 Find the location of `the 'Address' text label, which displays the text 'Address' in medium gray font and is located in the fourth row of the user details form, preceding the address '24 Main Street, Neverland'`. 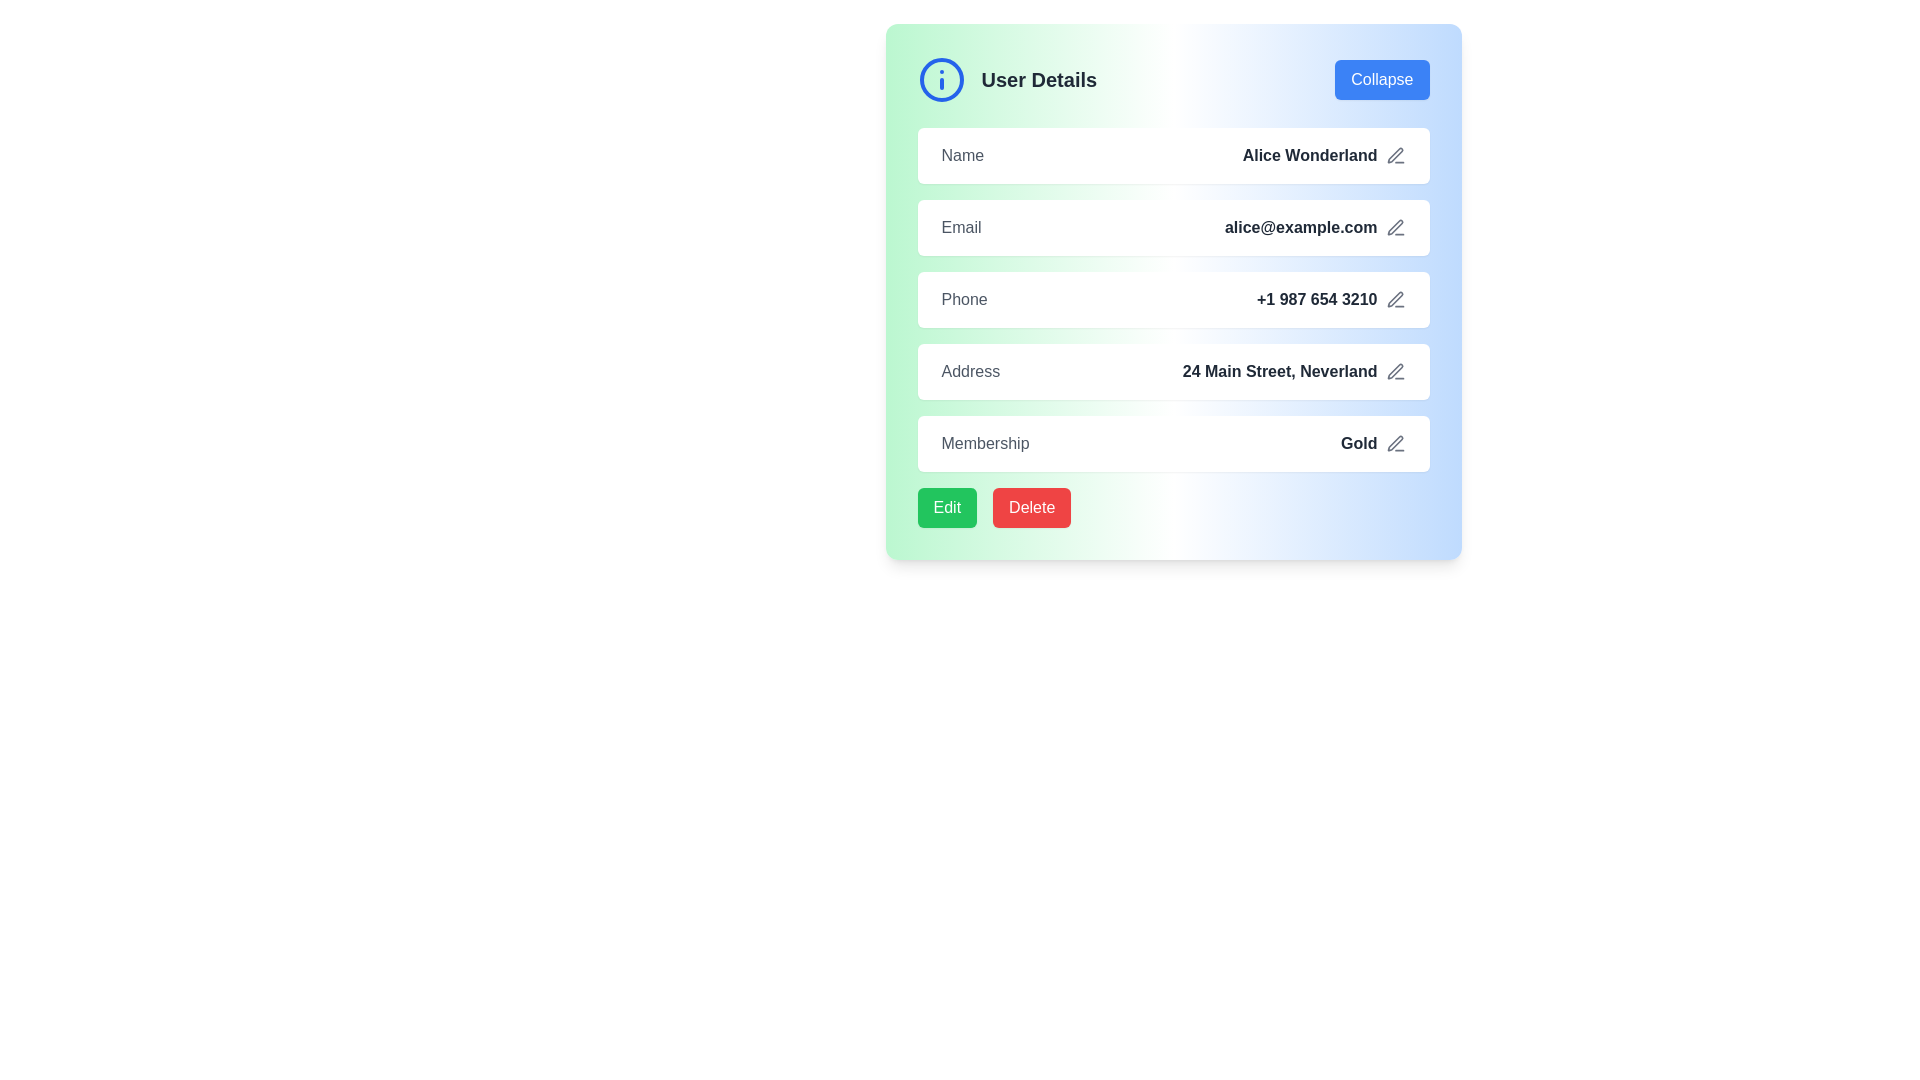

the 'Address' text label, which displays the text 'Address' in medium gray font and is located in the fourth row of the user details form, preceding the address '24 Main Street, Neverland' is located at coordinates (970, 371).